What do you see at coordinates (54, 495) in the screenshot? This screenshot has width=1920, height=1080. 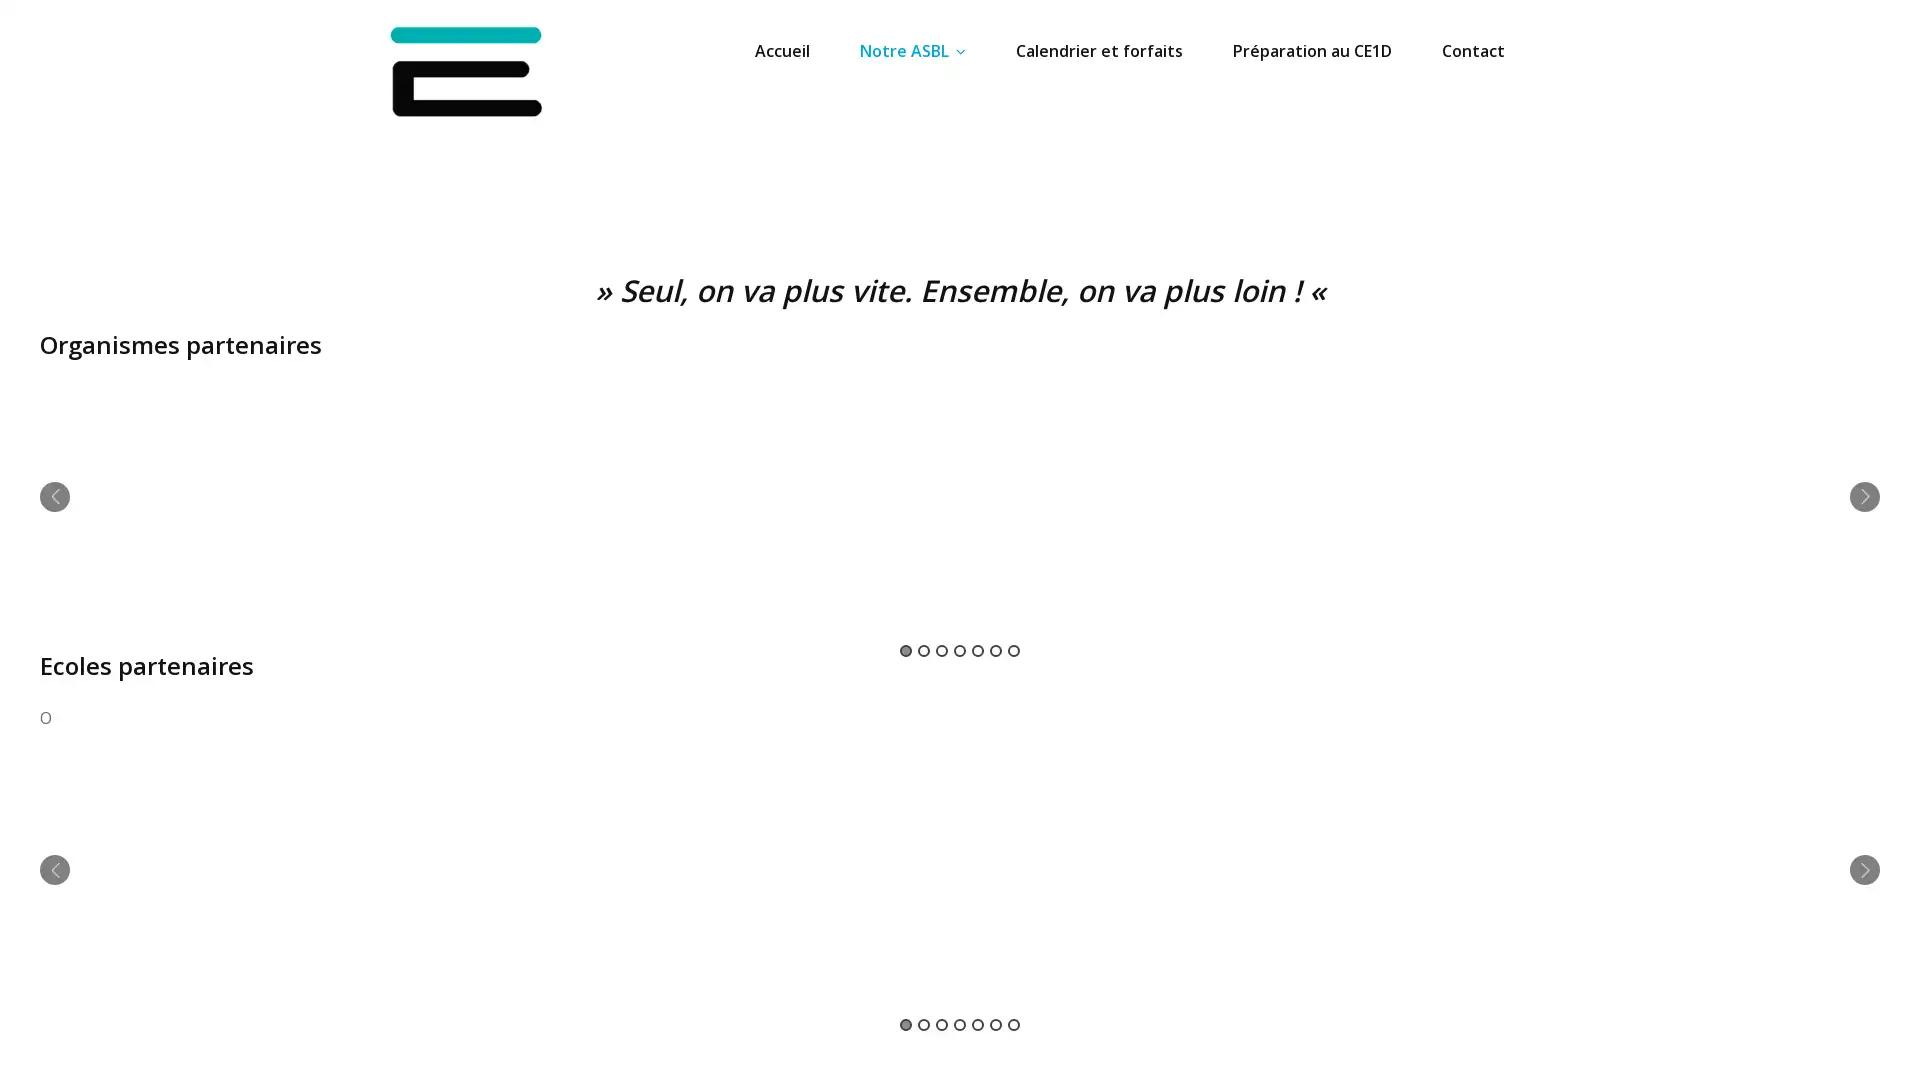 I see `Previous` at bounding box center [54, 495].